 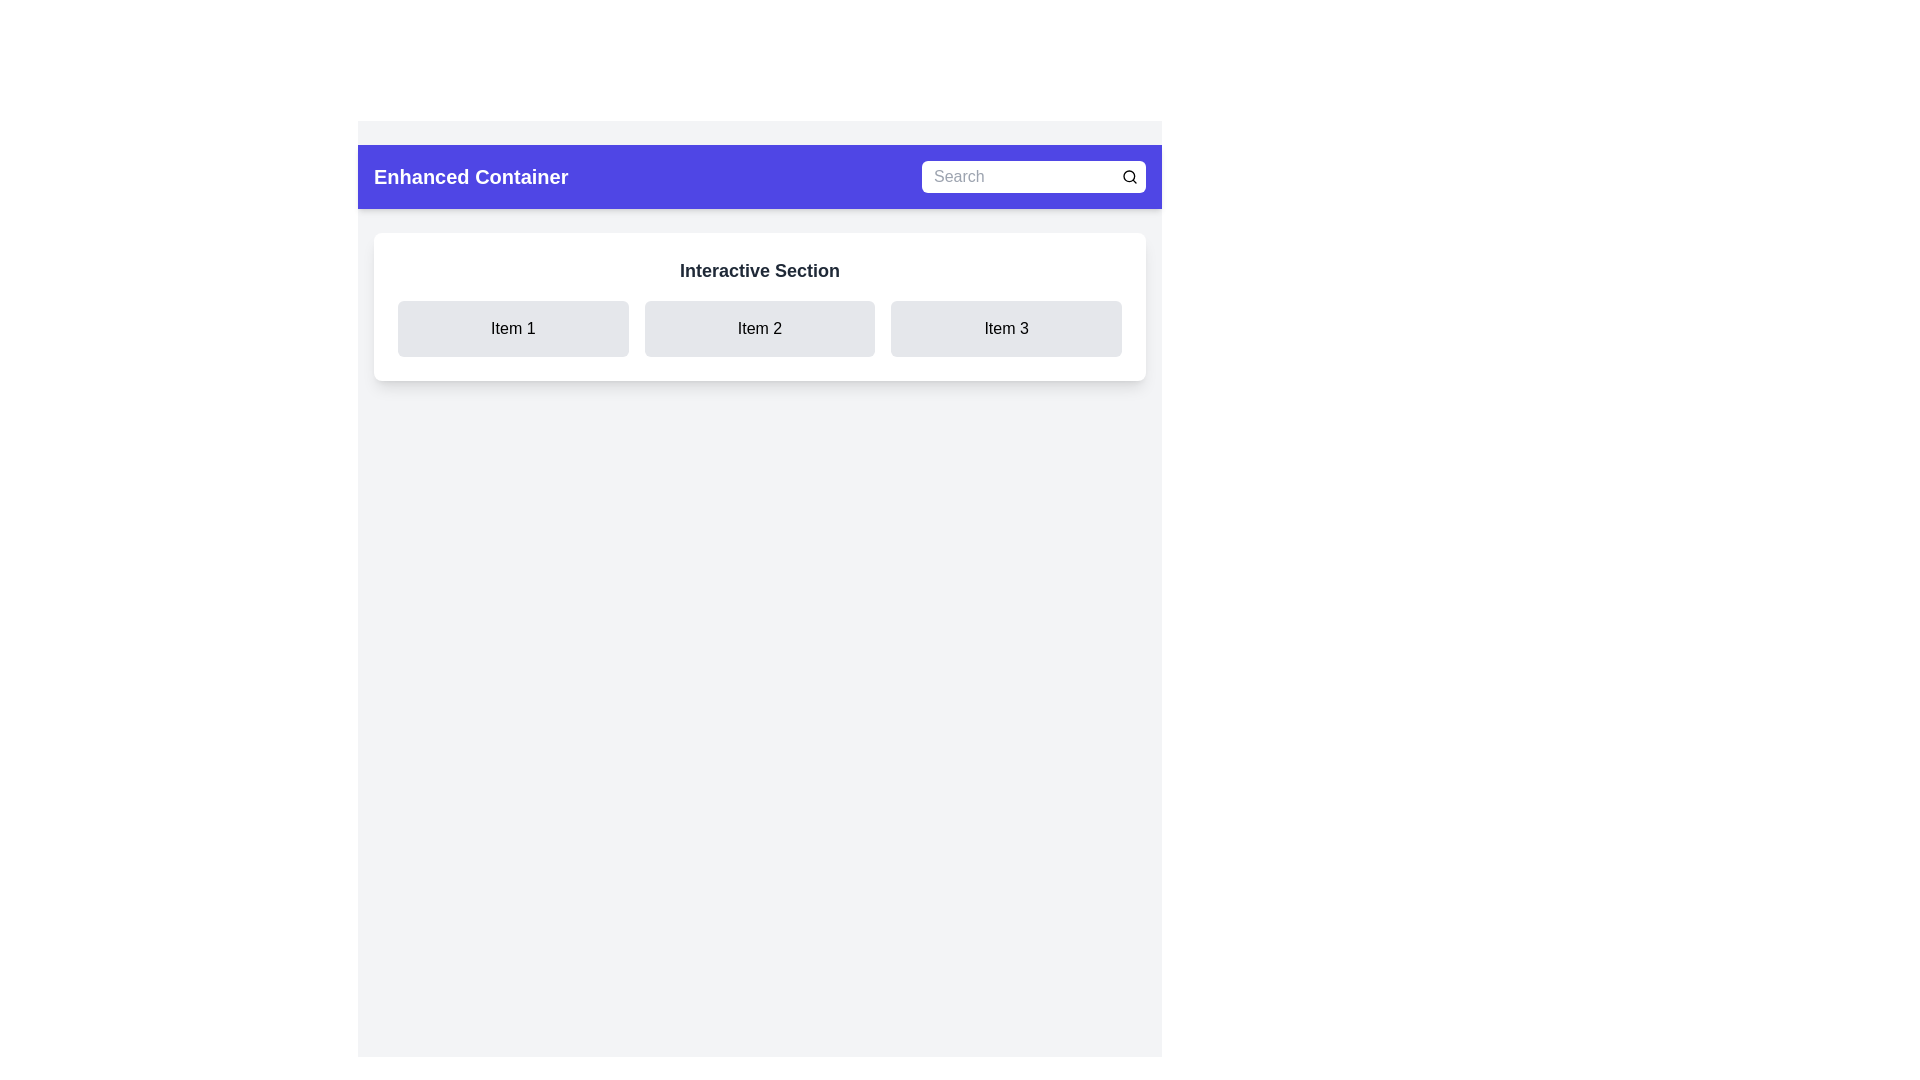 What do you see at coordinates (513, 327) in the screenshot?
I see `the selectable item labeled 'Item 1', which is the first box in a row of three similar elements located at the top left of the 'Interactive Section'` at bounding box center [513, 327].